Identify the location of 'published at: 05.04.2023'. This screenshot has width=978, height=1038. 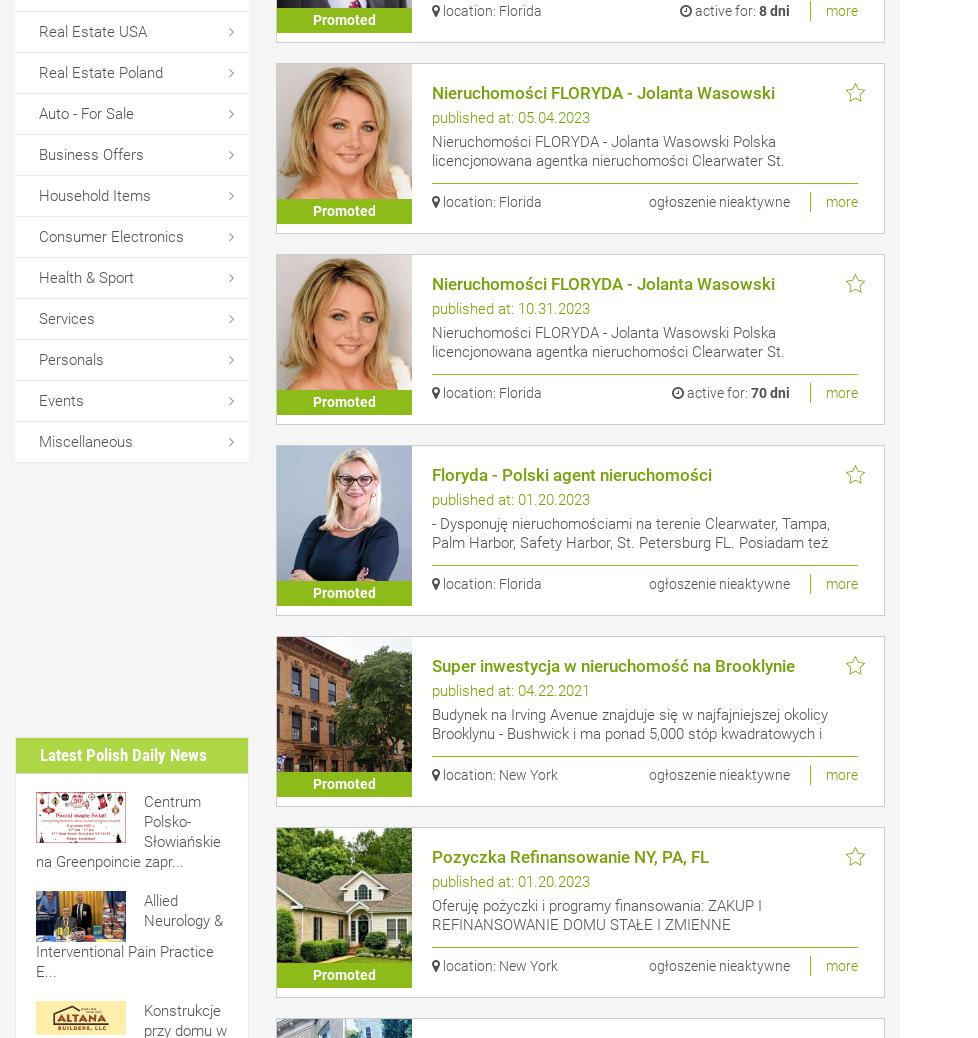
(510, 117).